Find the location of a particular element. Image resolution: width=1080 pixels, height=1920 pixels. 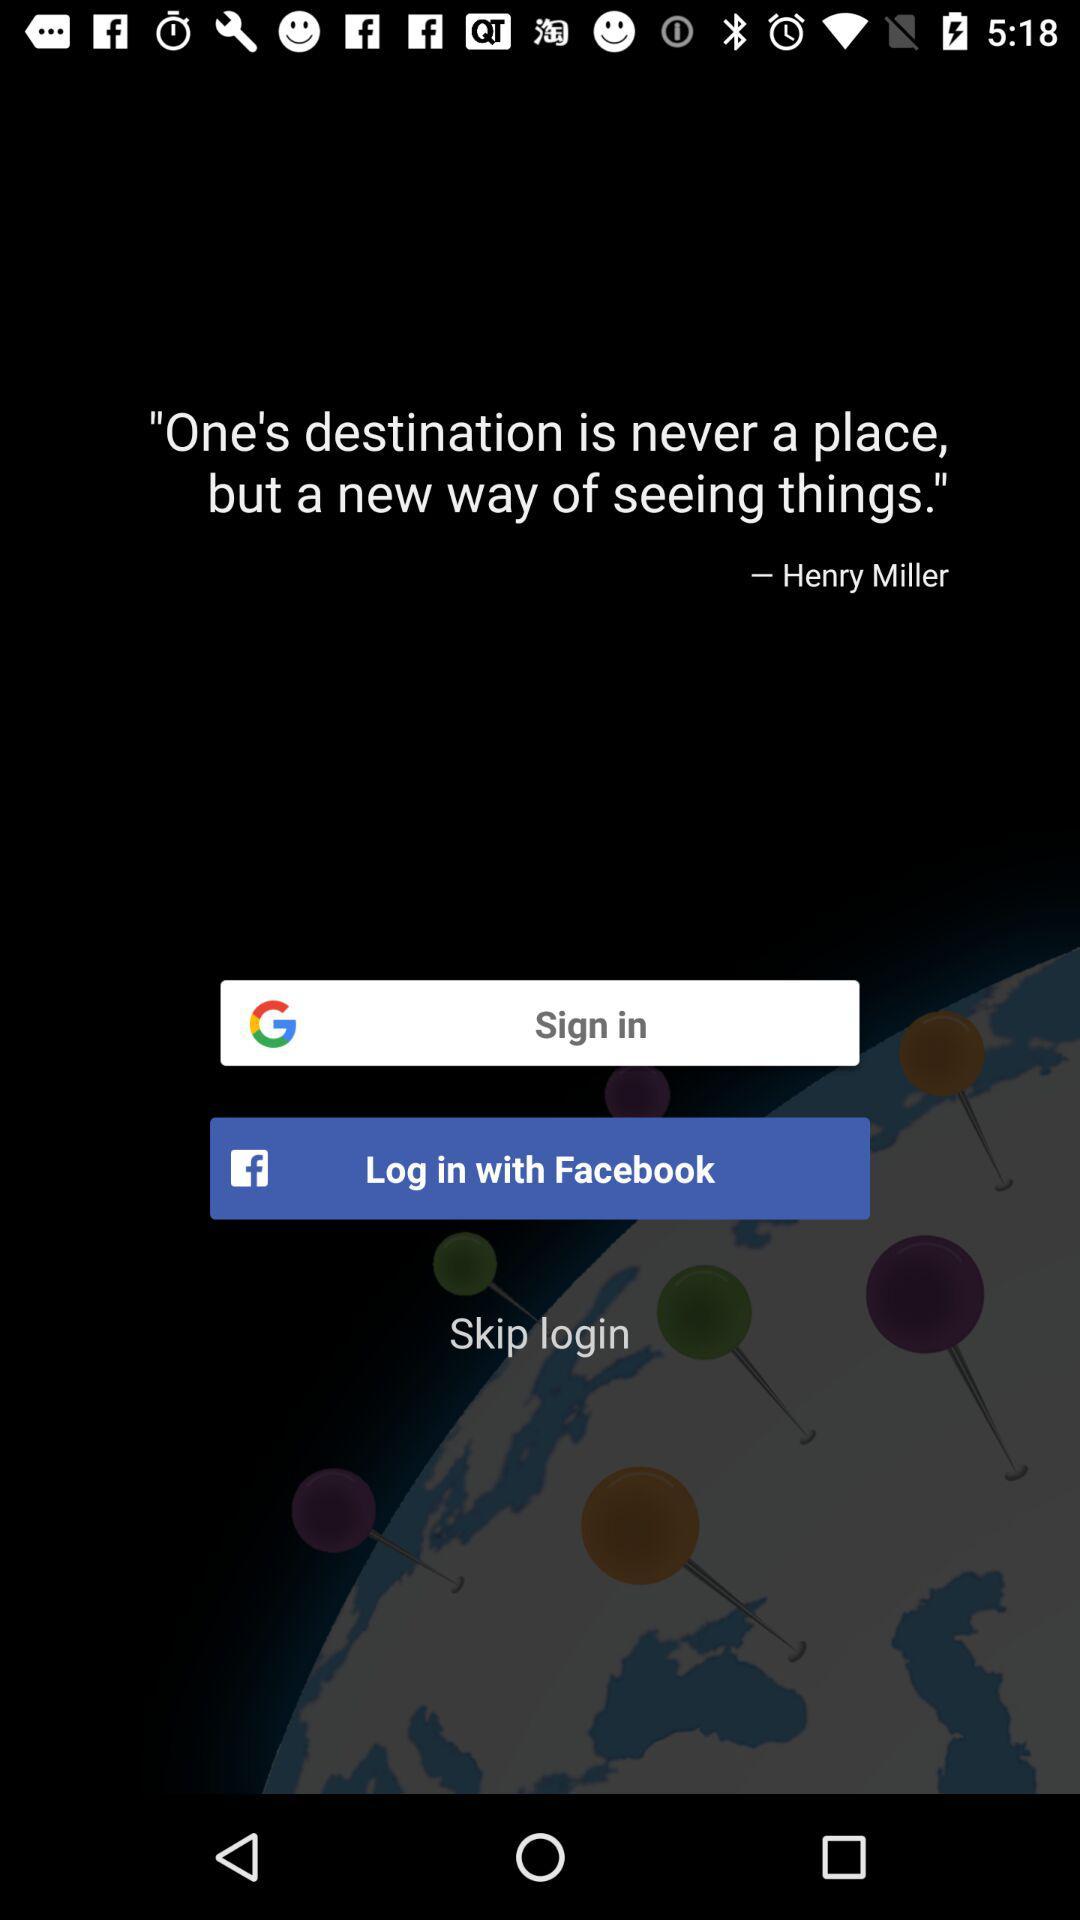

skip login item is located at coordinates (540, 1331).